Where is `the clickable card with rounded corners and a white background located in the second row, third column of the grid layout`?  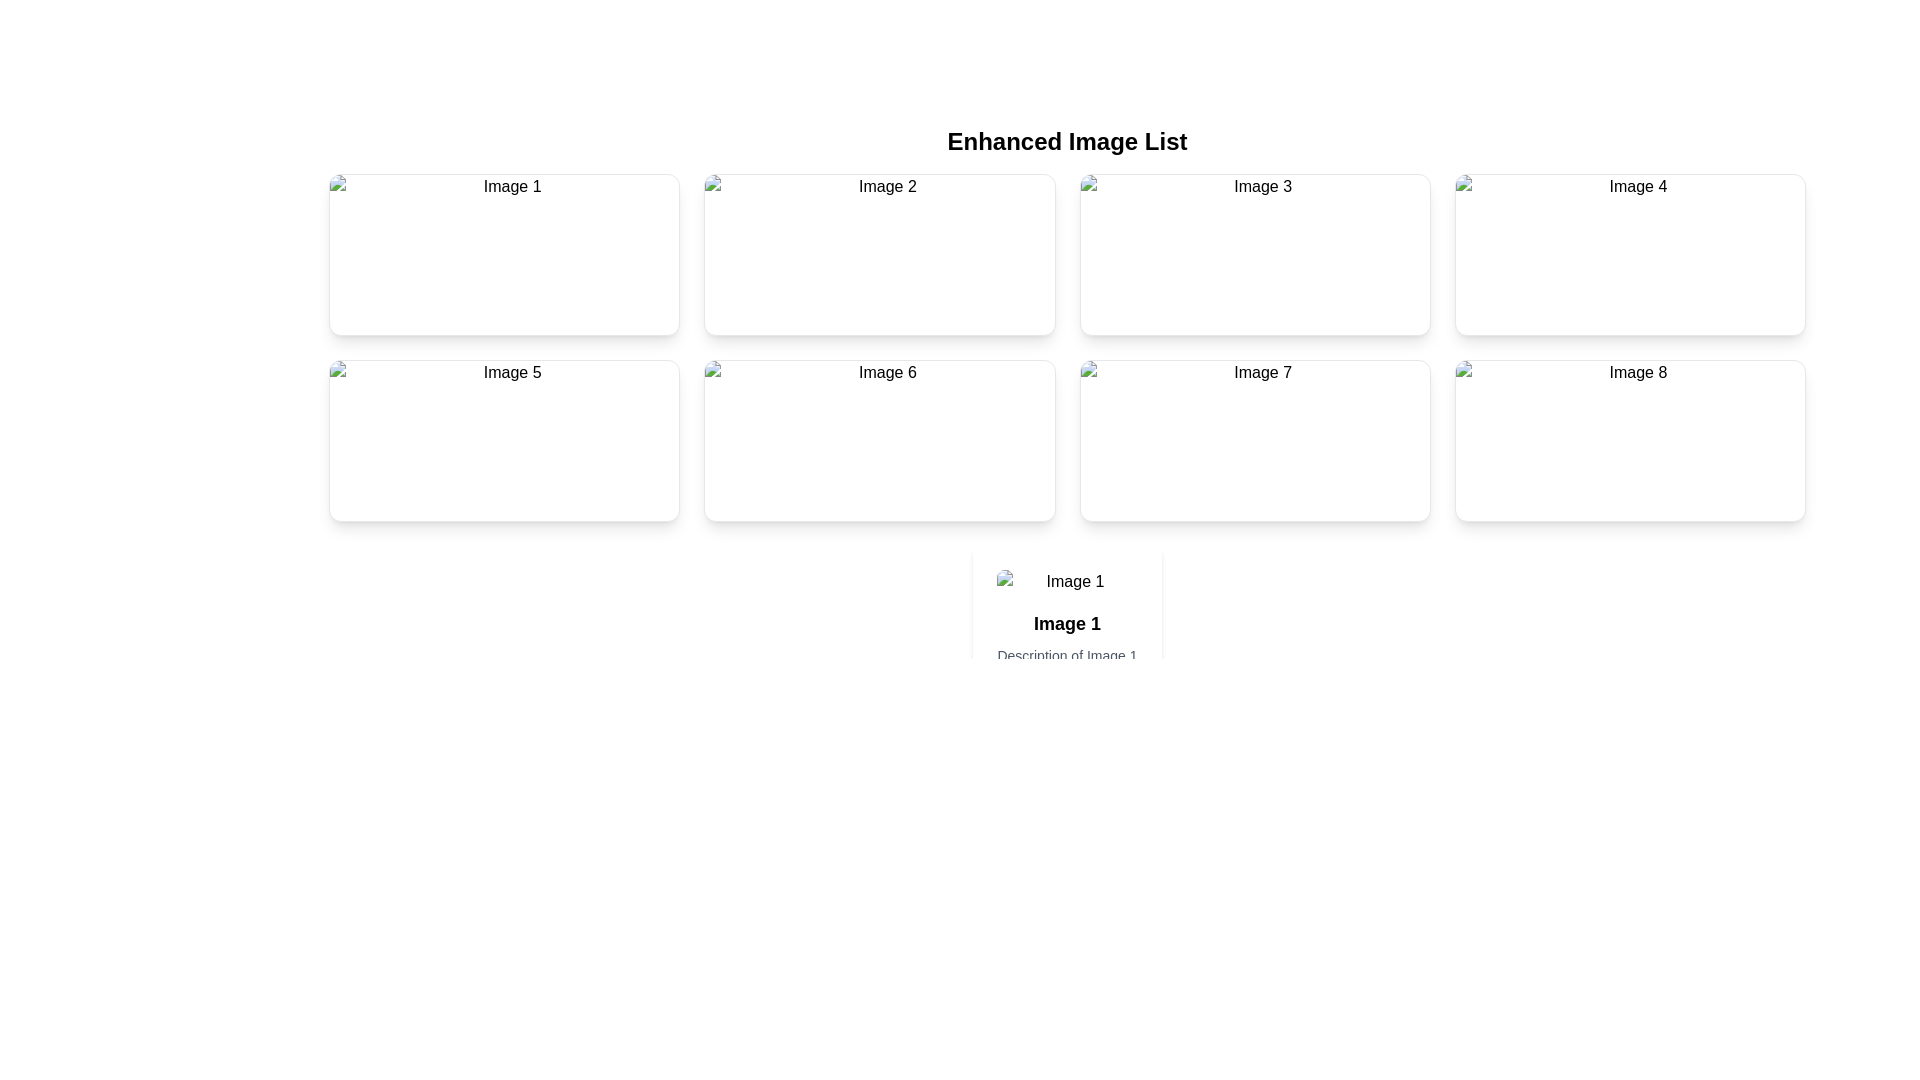
the clickable card with rounded corners and a white background located in the second row, third column of the grid layout is located at coordinates (879, 439).